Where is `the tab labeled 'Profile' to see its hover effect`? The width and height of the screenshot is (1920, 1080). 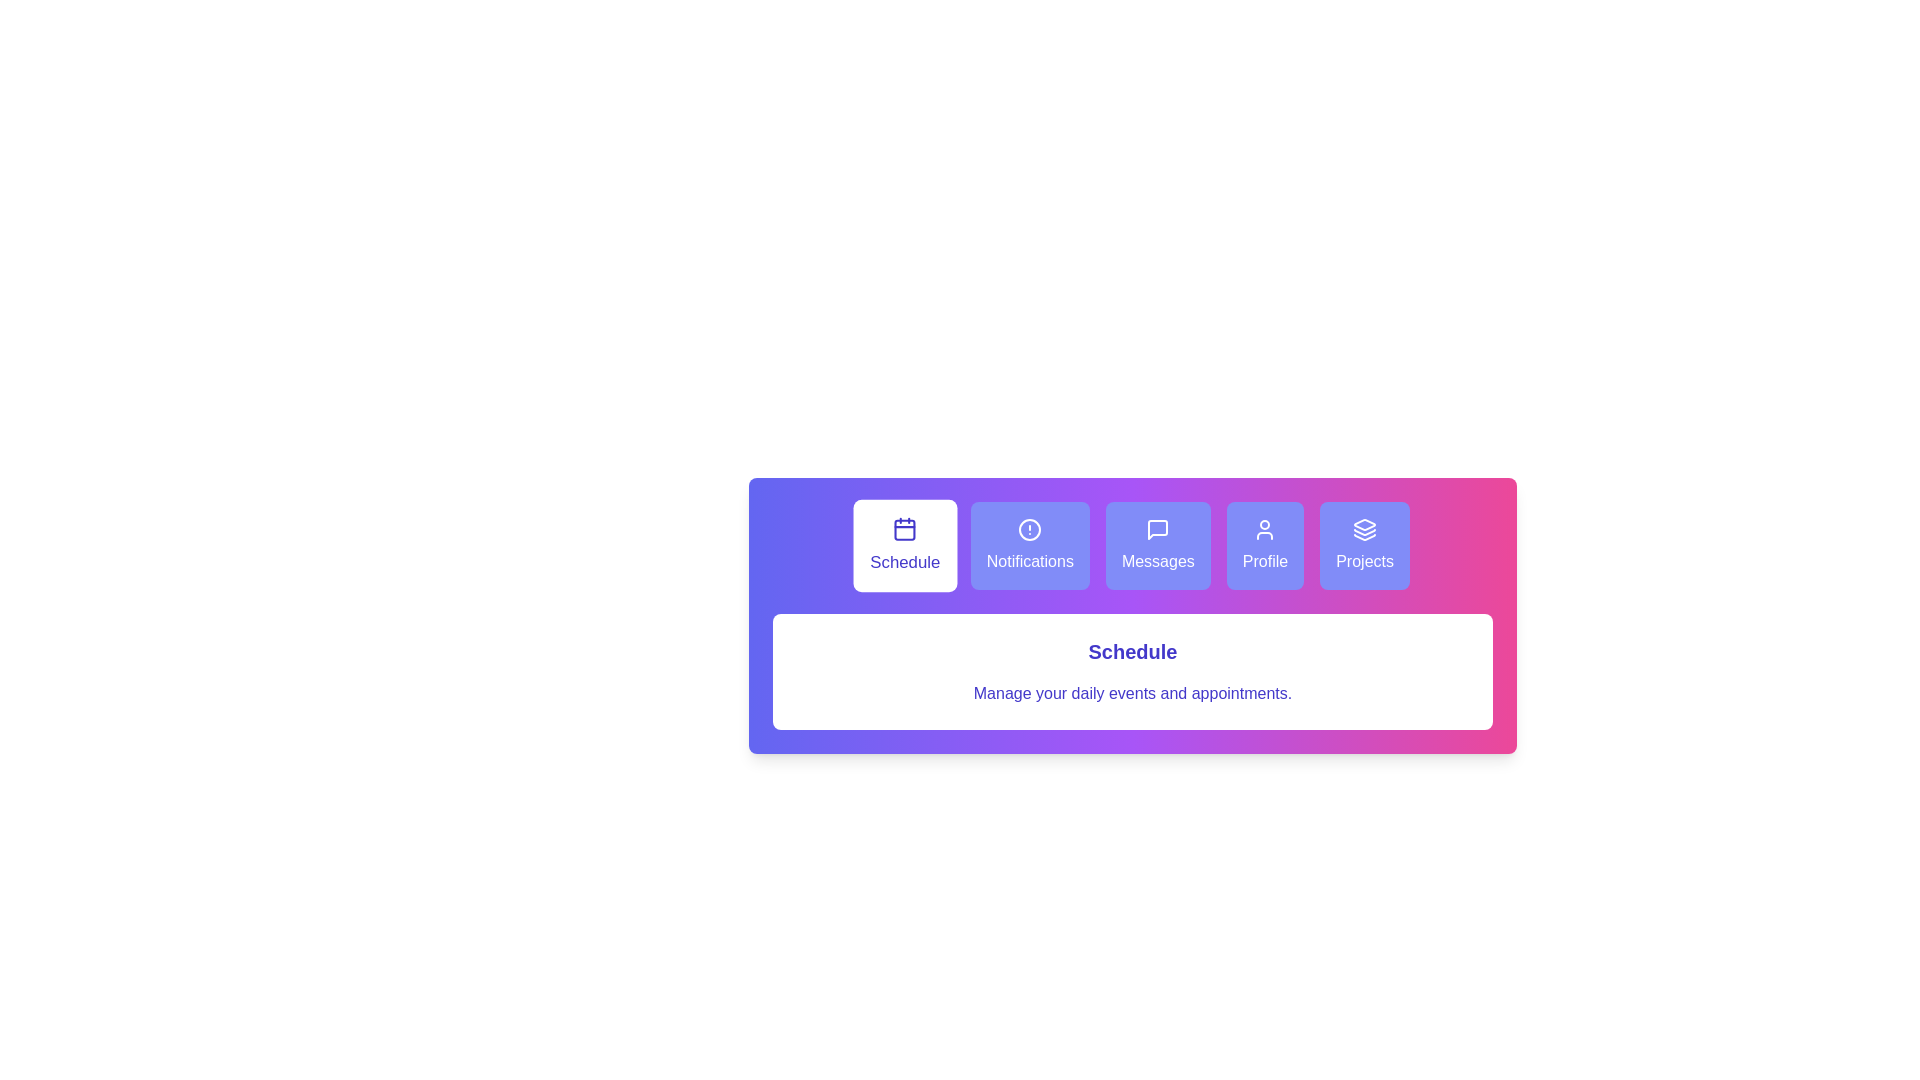
the tab labeled 'Profile' to see its hover effect is located at coordinates (1264, 546).